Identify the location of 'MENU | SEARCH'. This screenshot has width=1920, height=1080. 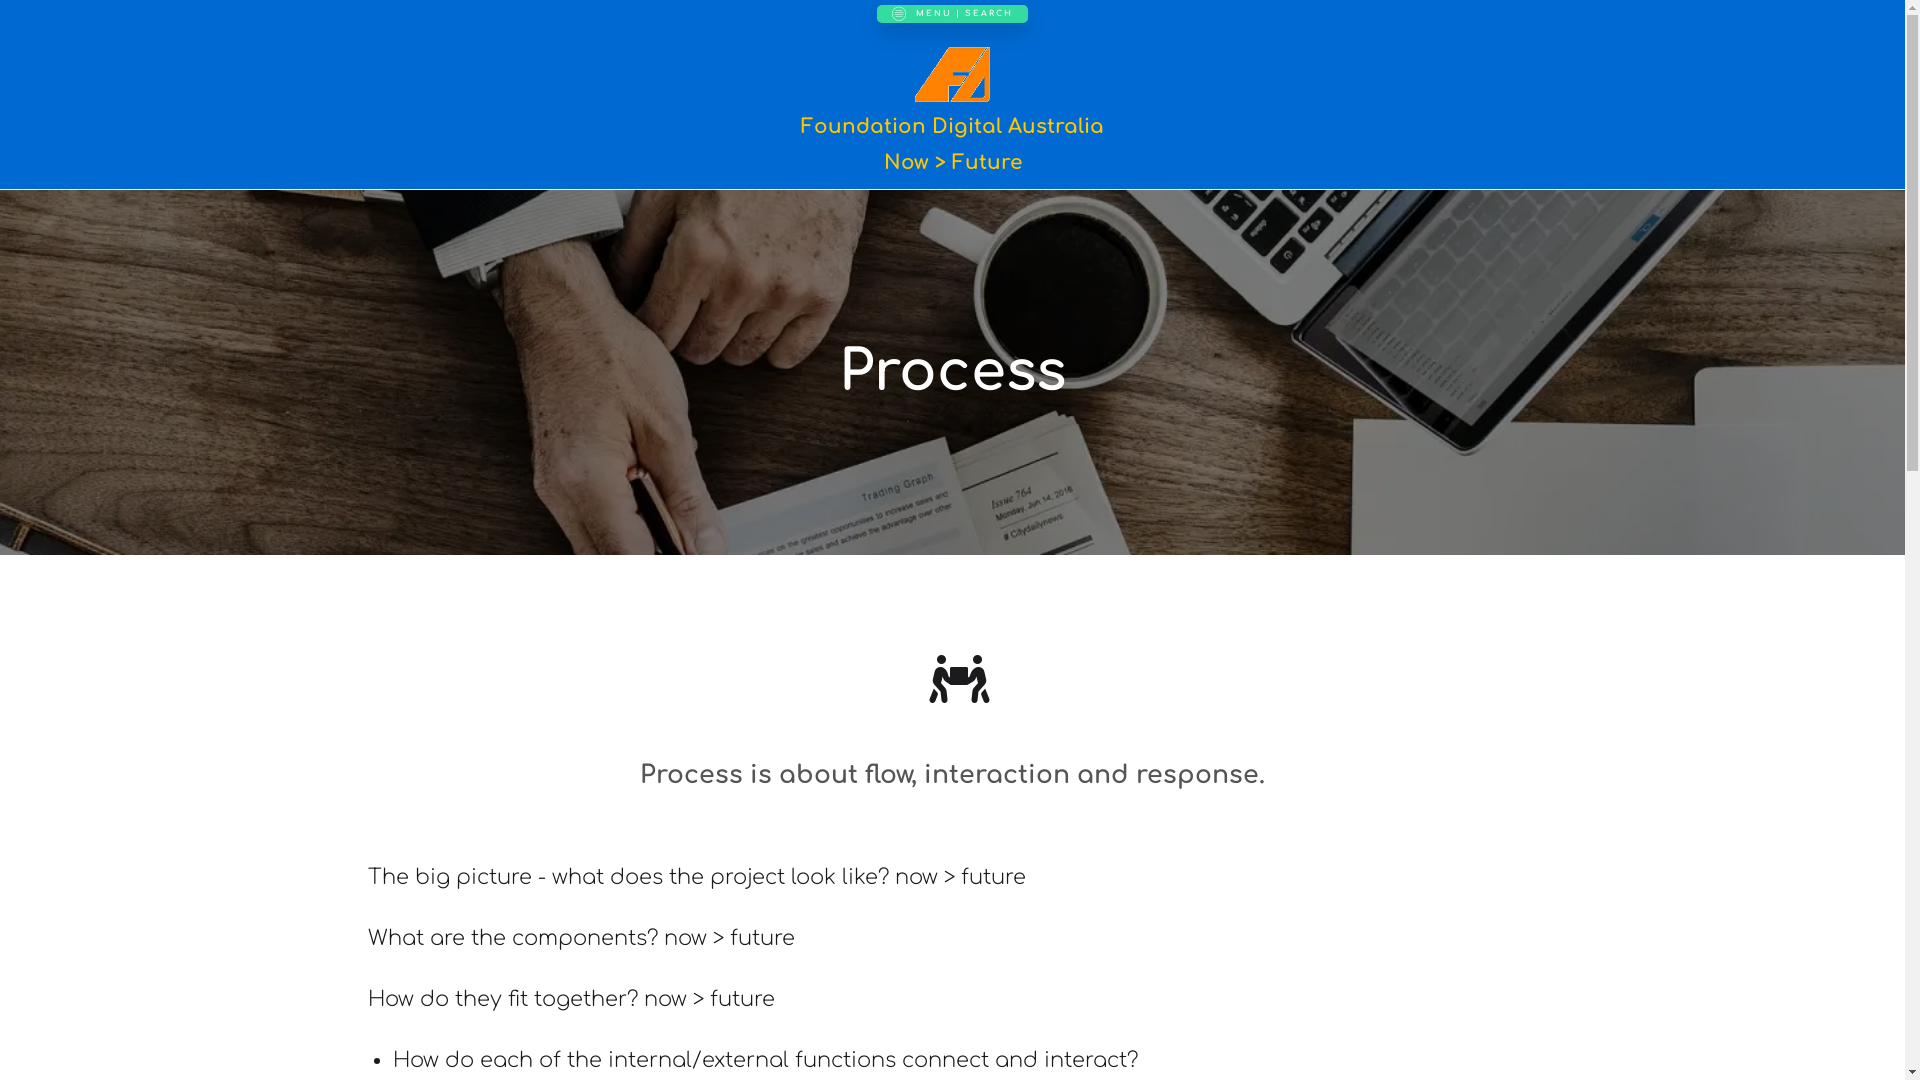
(951, 14).